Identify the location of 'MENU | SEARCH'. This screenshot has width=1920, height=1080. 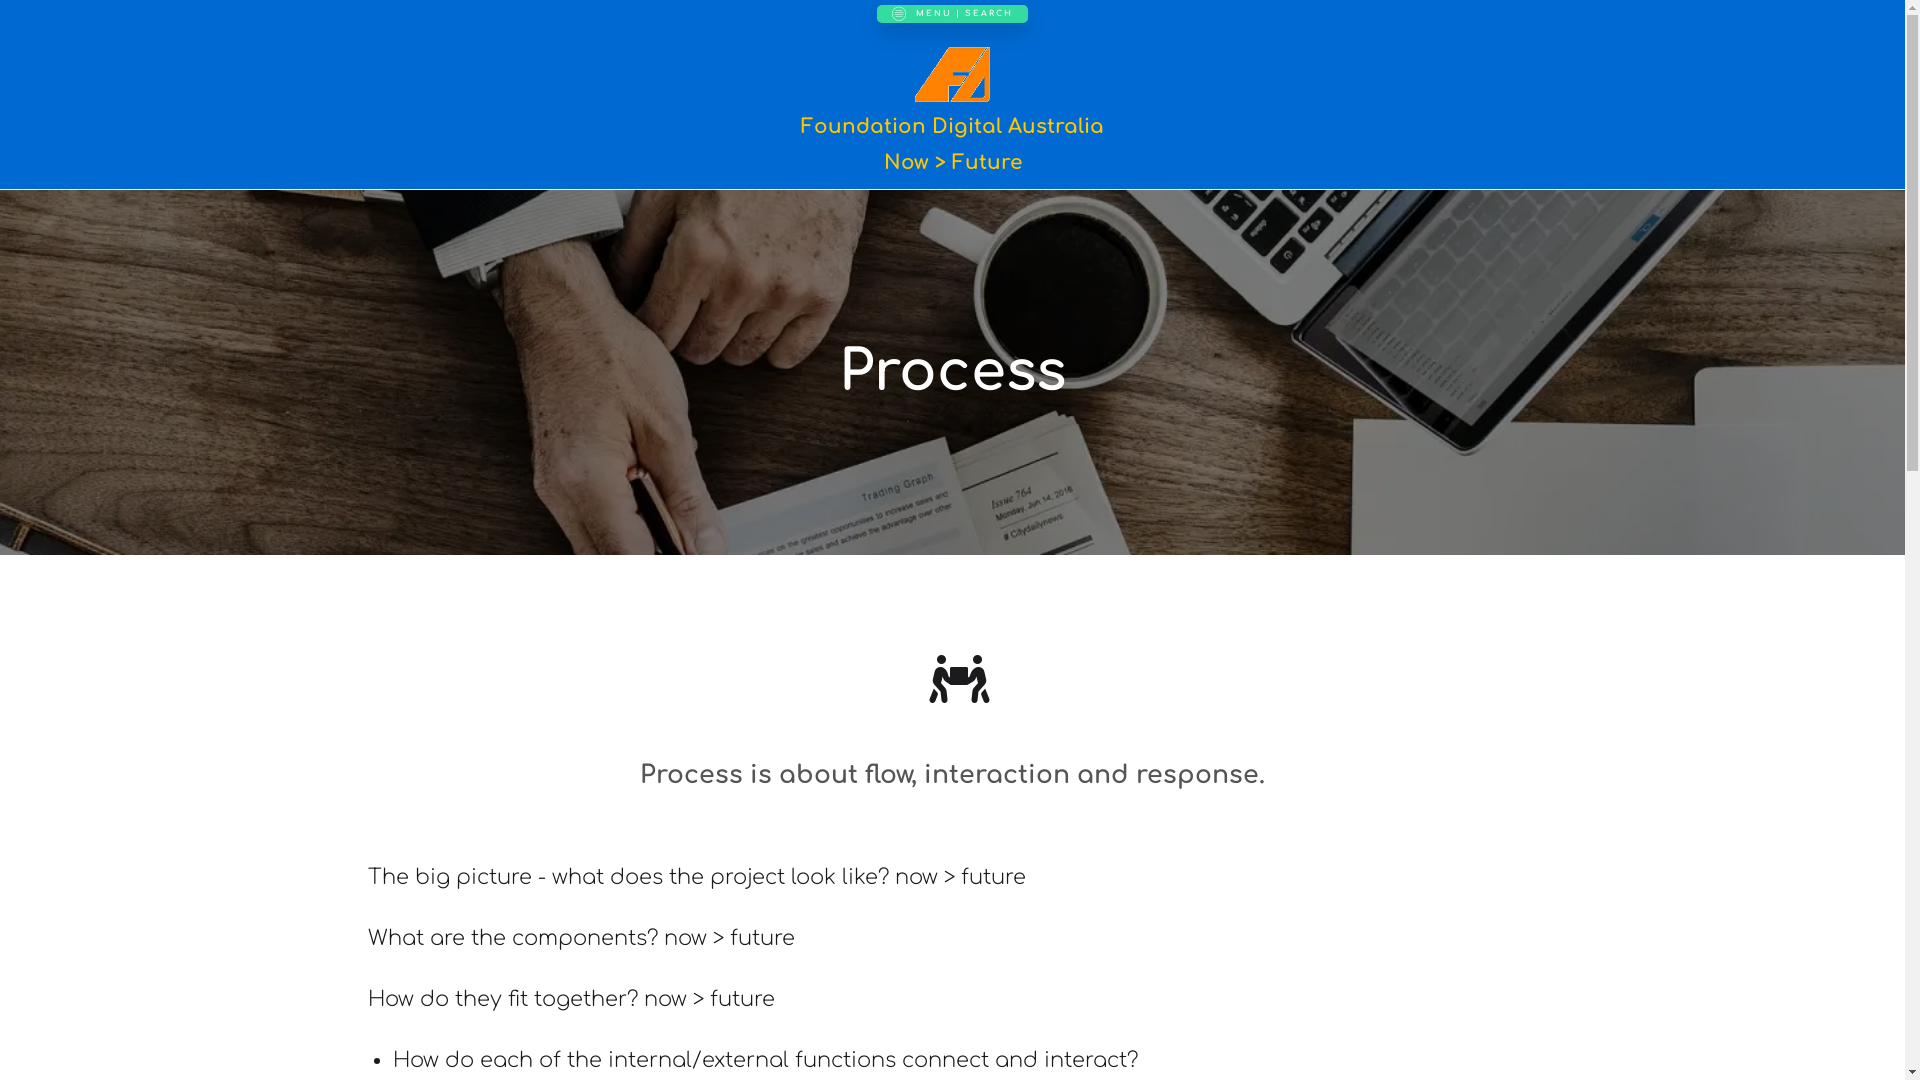
(951, 14).